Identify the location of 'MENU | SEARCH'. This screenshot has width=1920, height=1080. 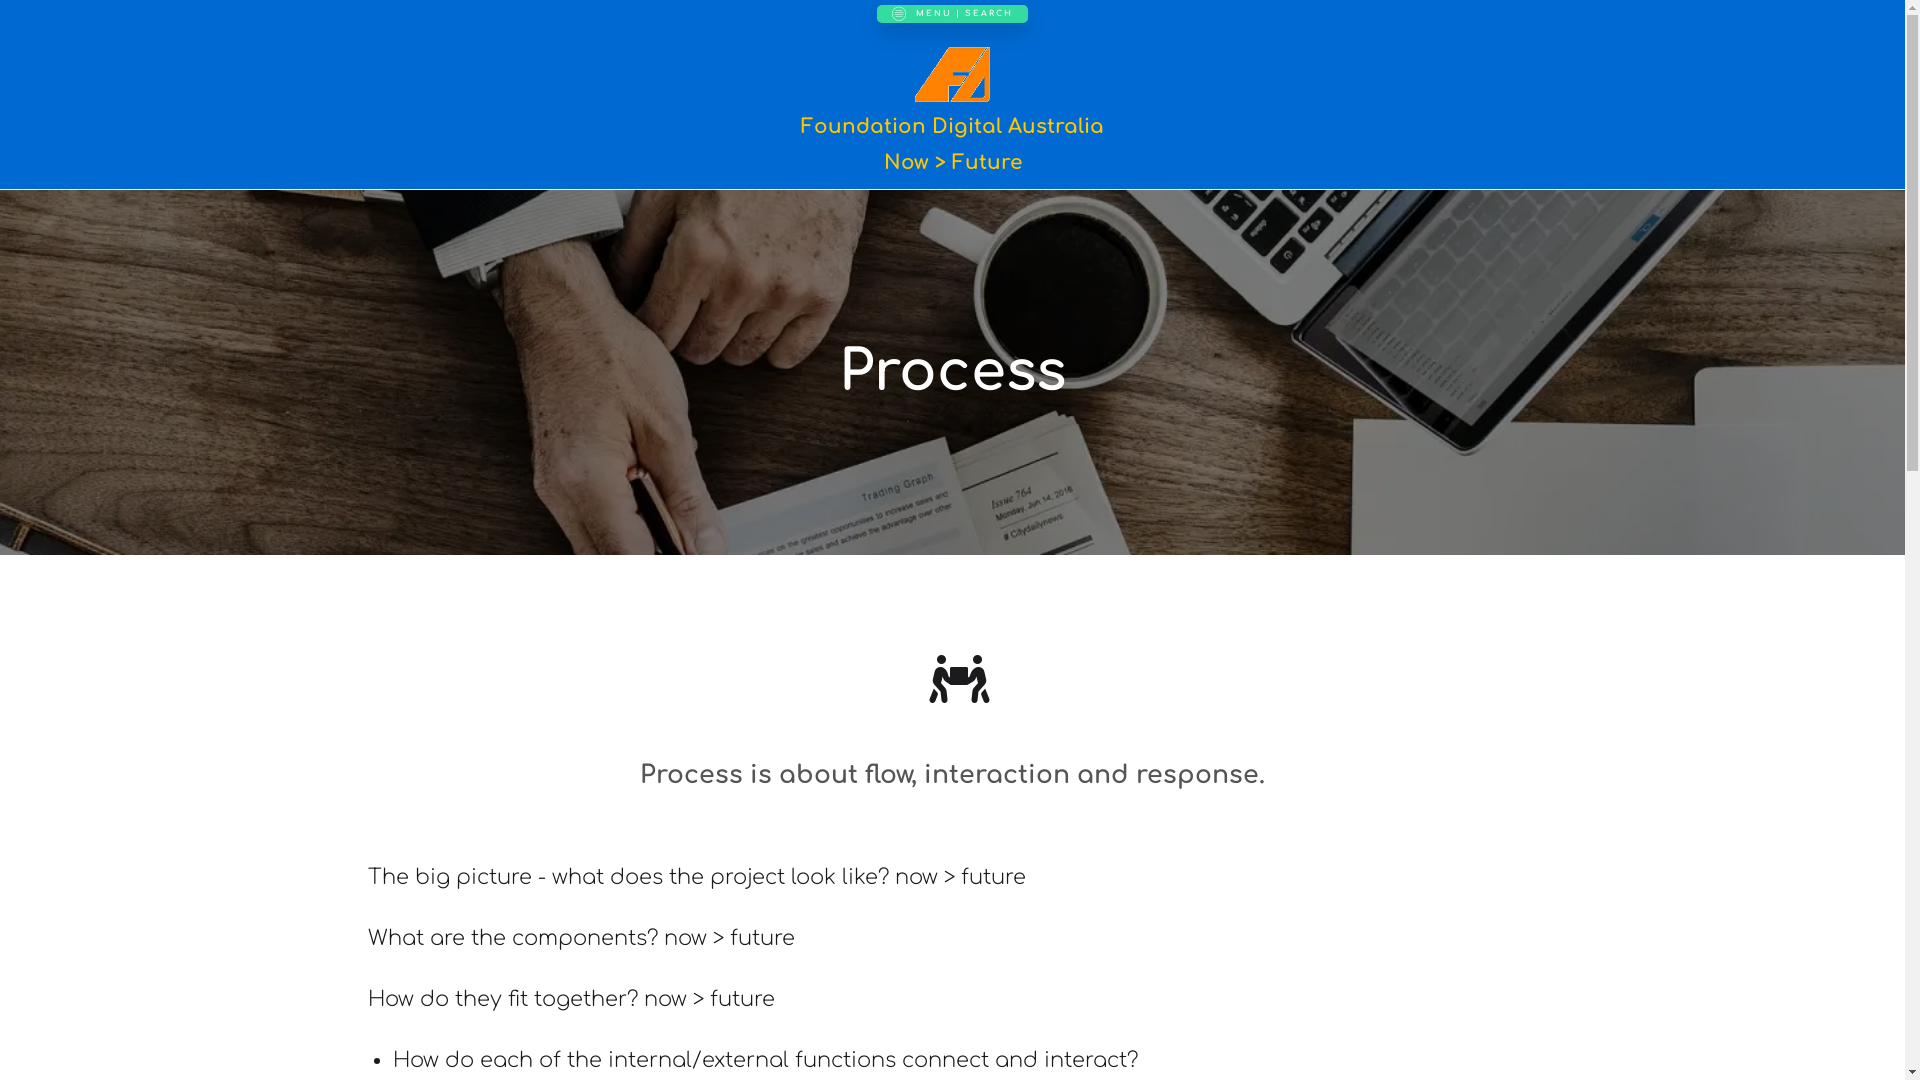
(951, 14).